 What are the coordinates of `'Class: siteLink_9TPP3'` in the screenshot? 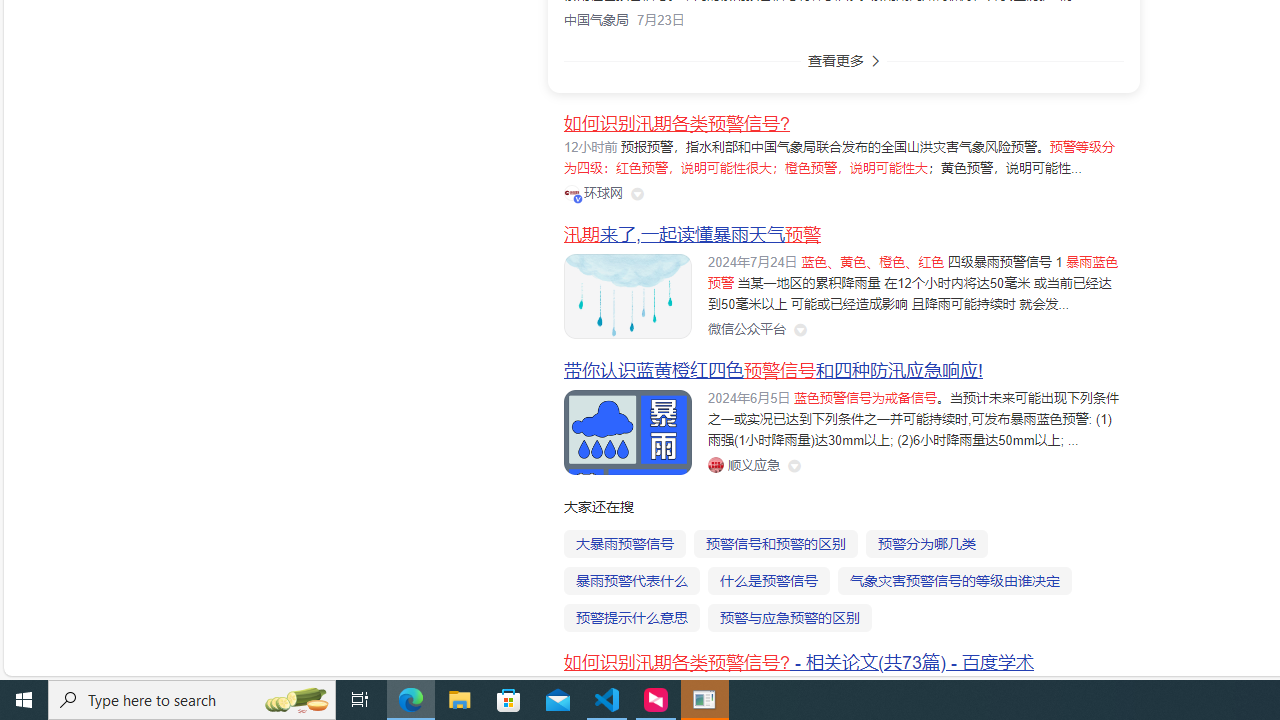 It's located at (742, 465).